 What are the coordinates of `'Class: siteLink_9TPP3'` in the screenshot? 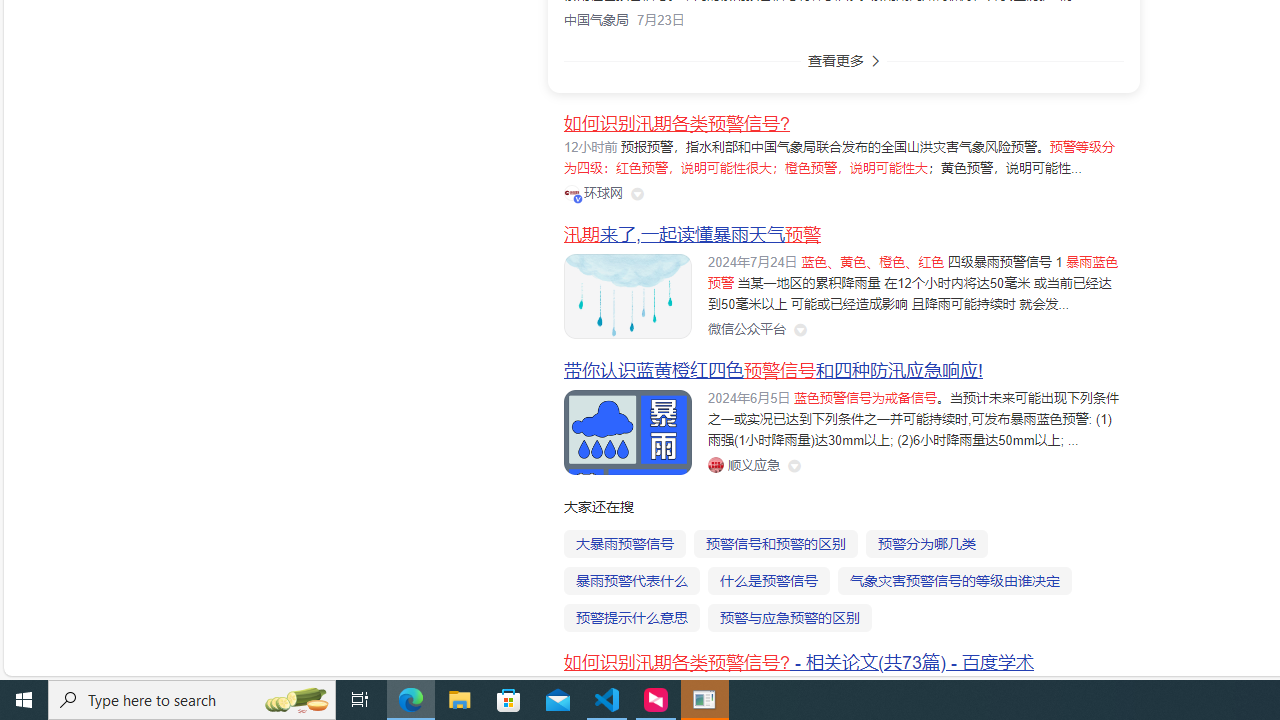 It's located at (742, 465).